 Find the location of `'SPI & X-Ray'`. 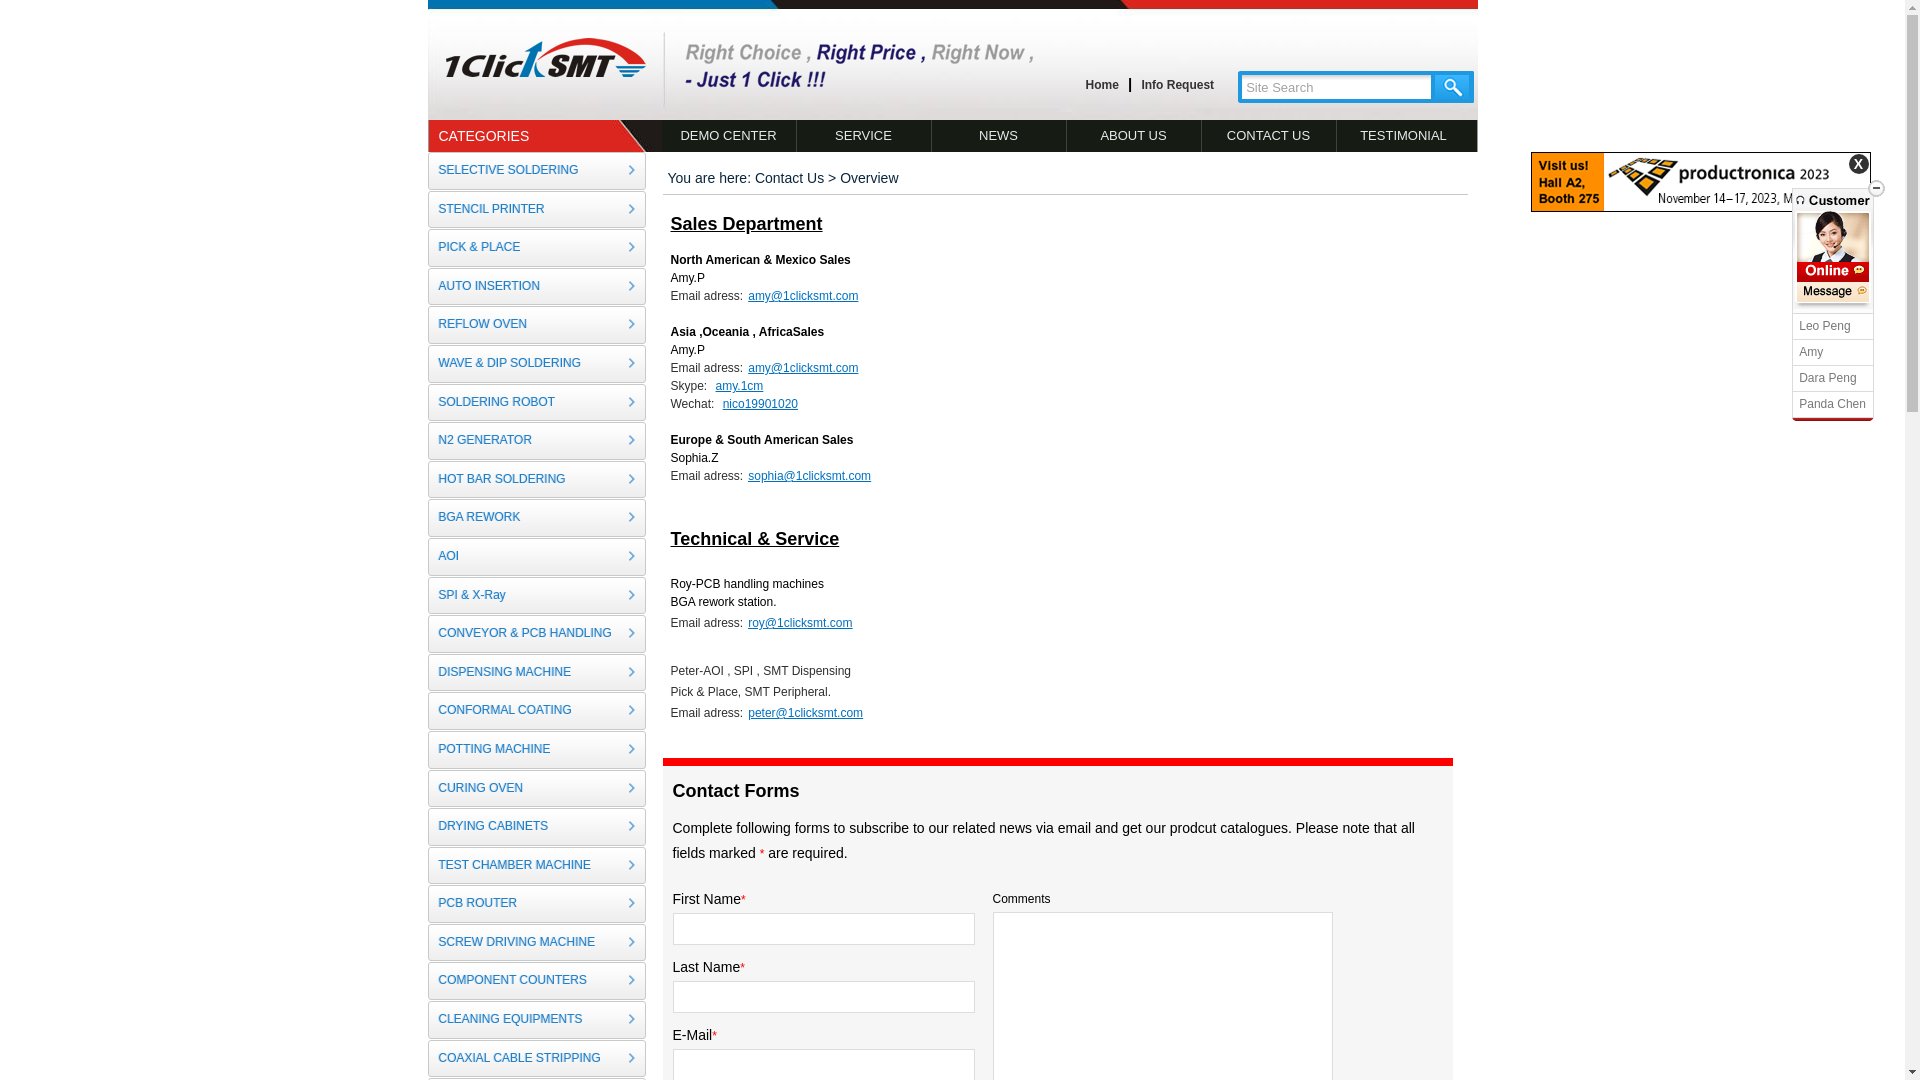

'SPI & X-Ray' is located at coordinates (537, 595).